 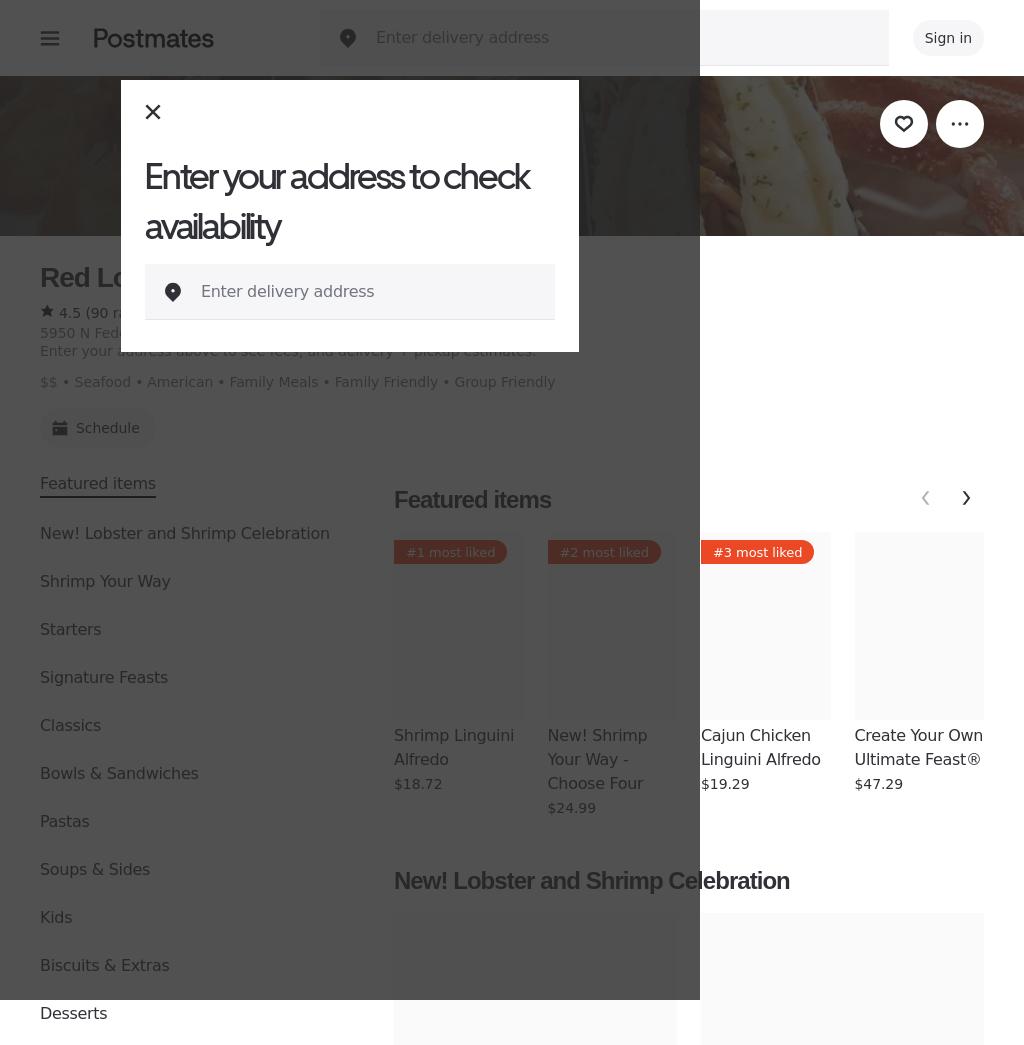 What do you see at coordinates (416, 783) in the screenshot?
I see `'$18.72'` at bounding box center [416, 783].